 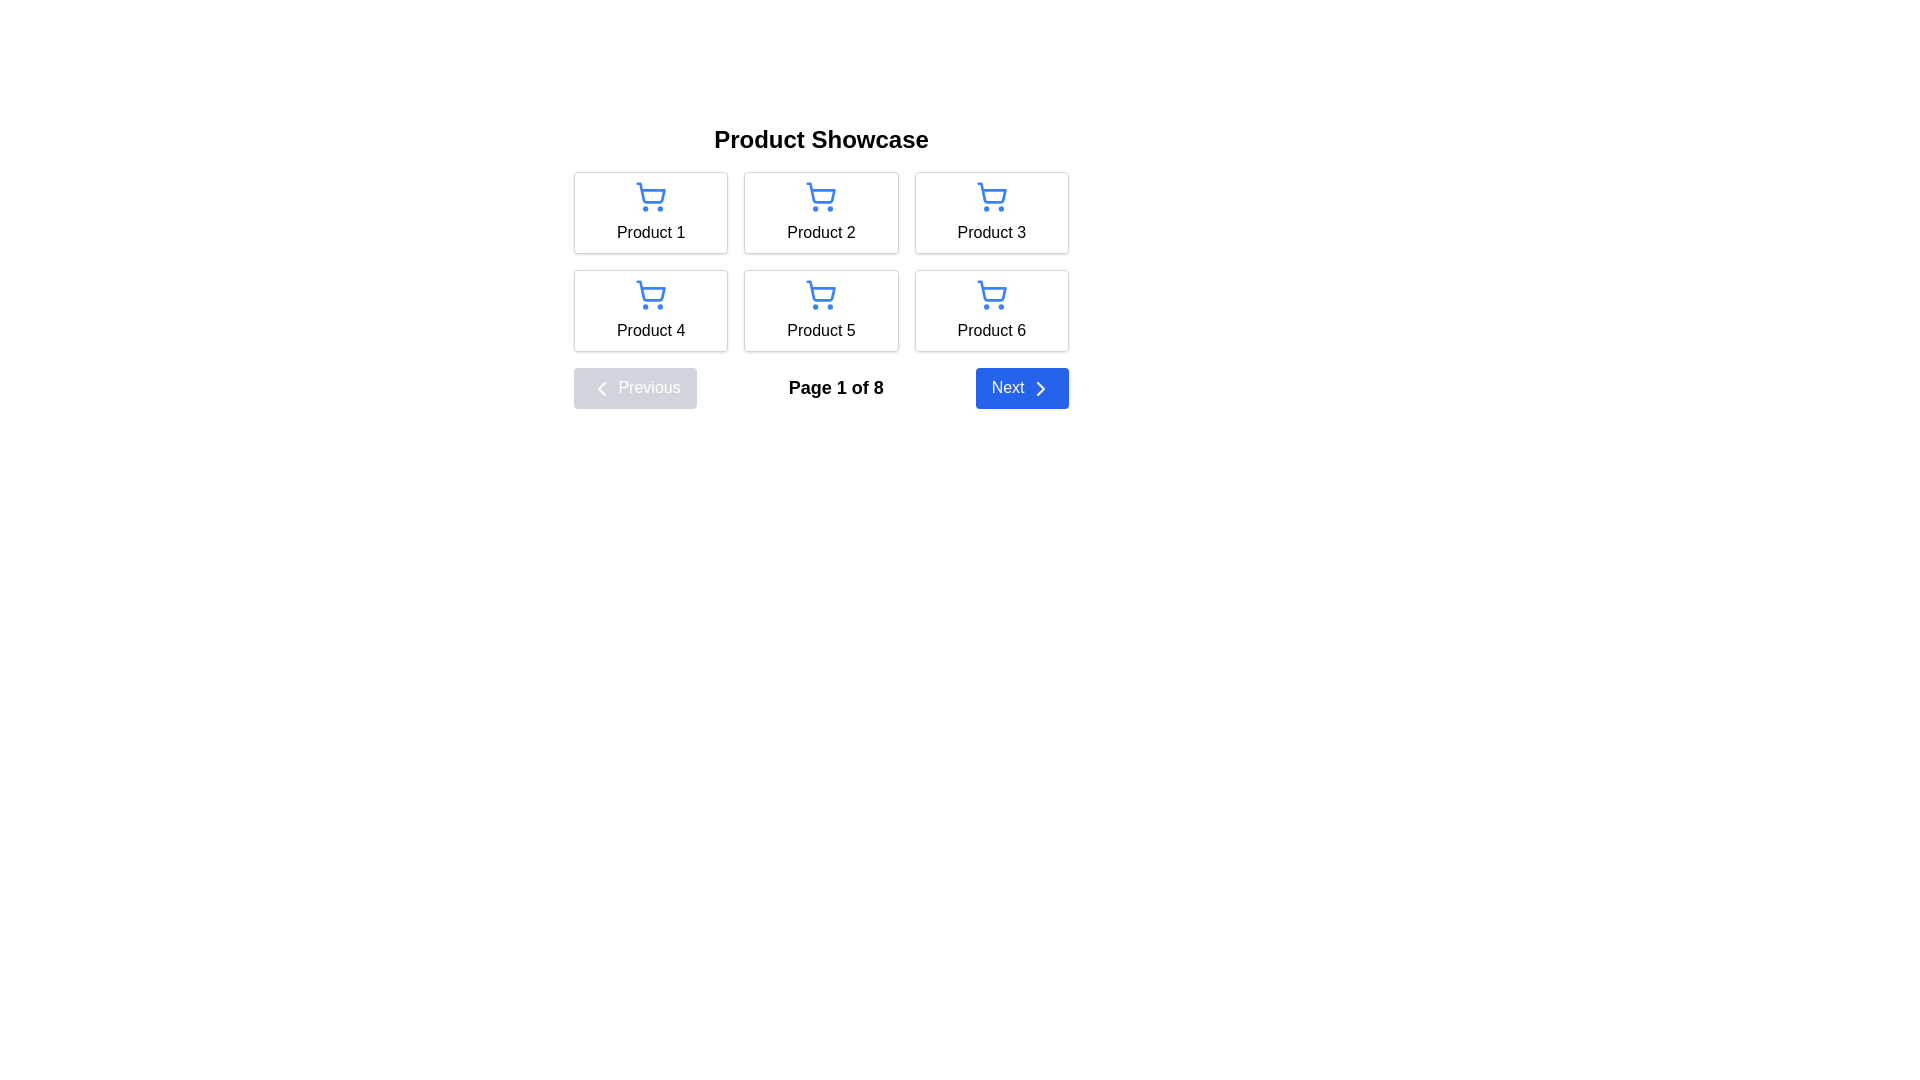 I want to click on the shopping cart icon located in the top-right card of the grid layout labeled 'Product 3', so click(x=991, y=196).